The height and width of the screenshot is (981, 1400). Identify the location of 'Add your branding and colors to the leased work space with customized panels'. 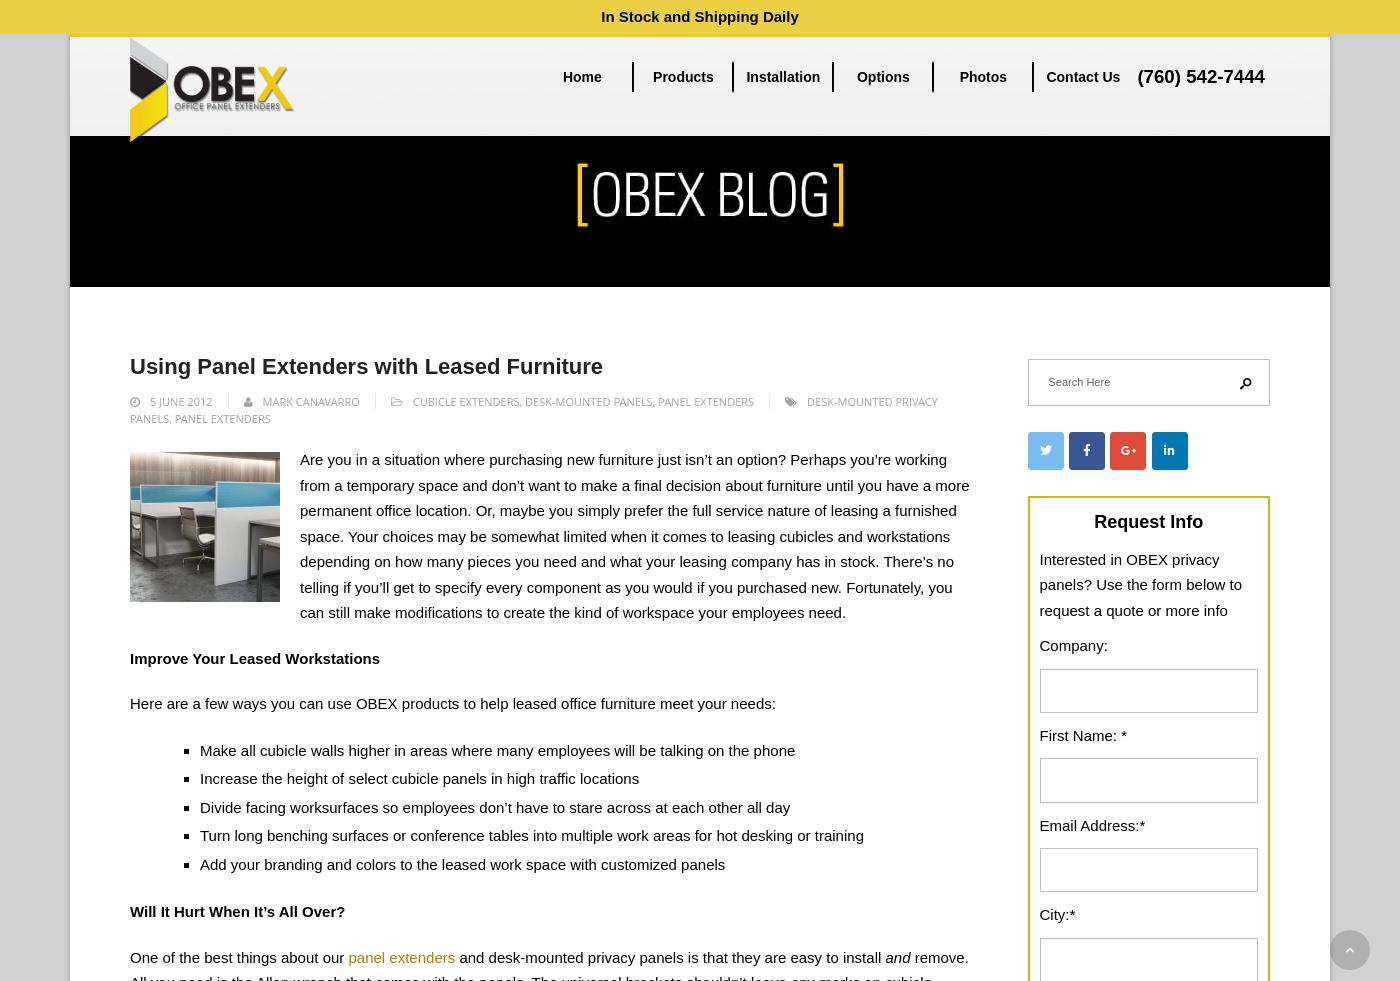
(462, 863).